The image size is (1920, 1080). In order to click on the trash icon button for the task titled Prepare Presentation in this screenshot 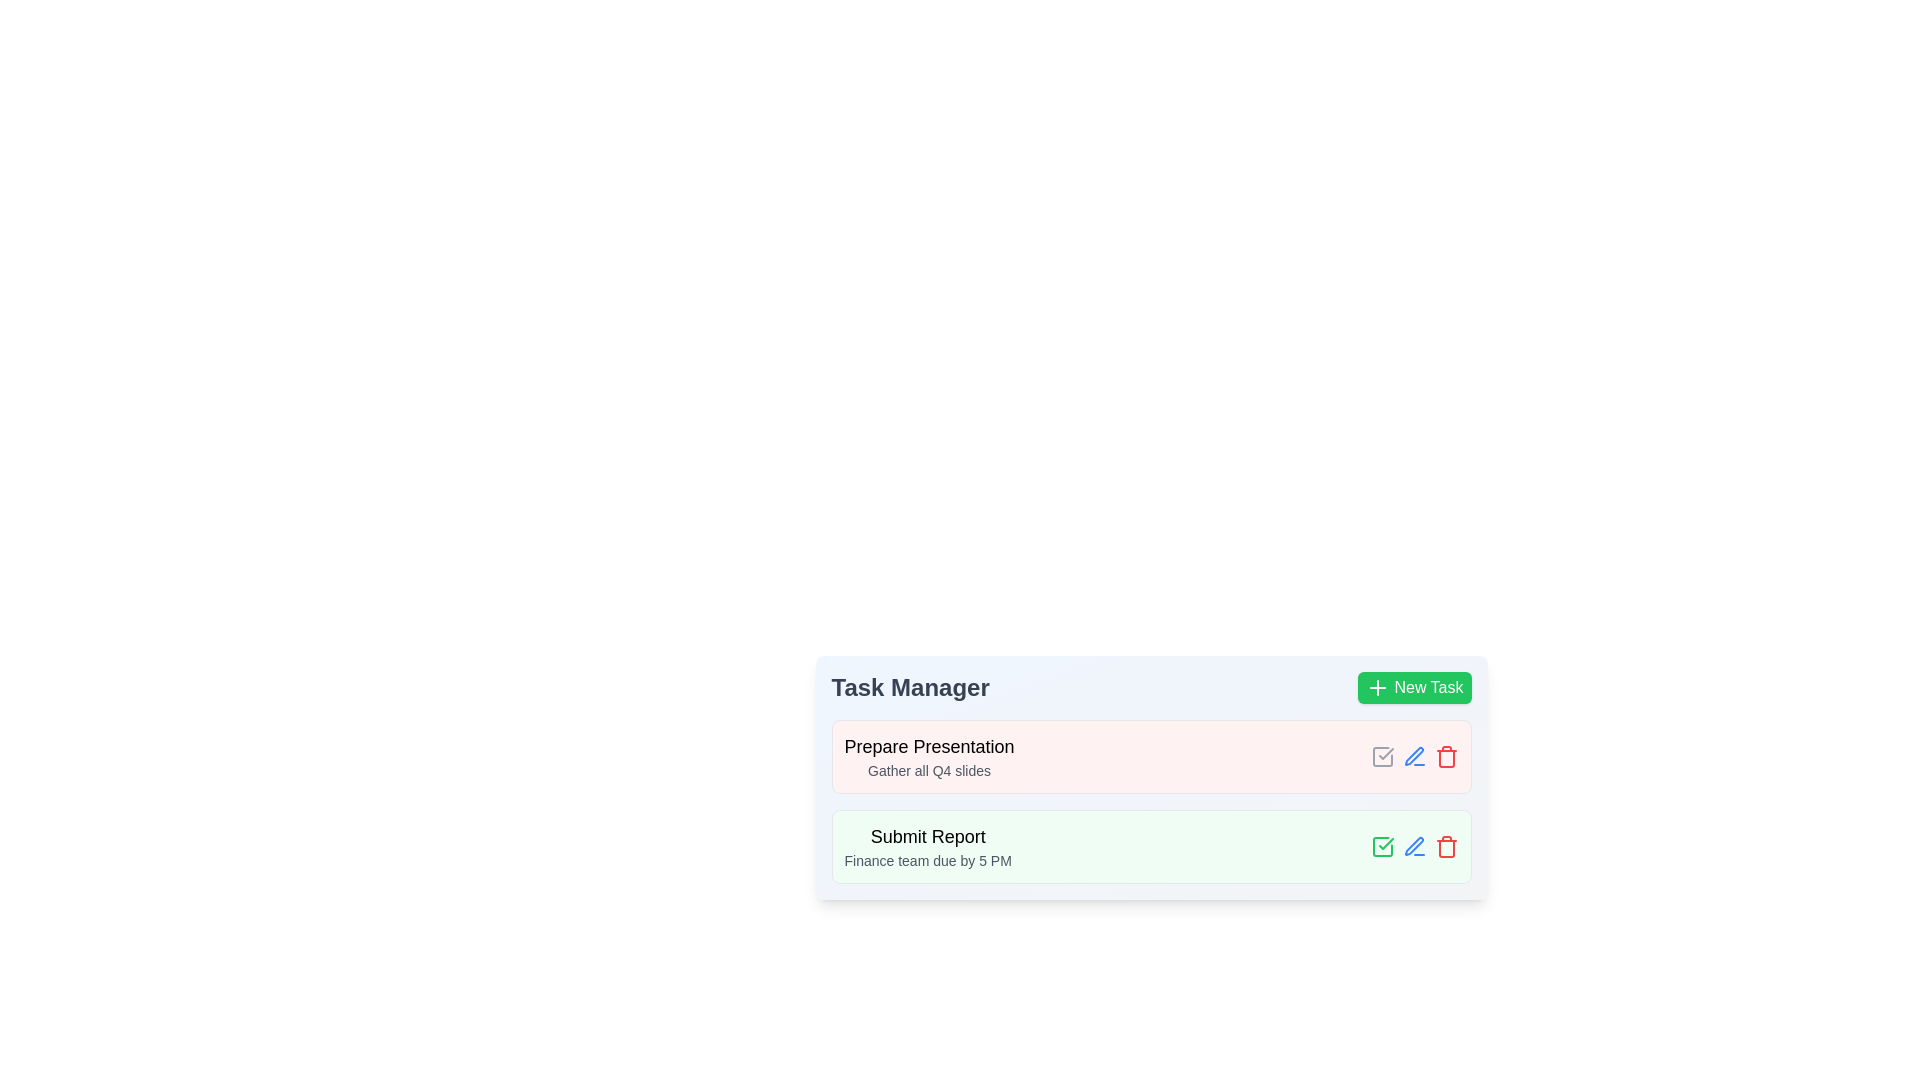, I will do `click(1446, 756)`.